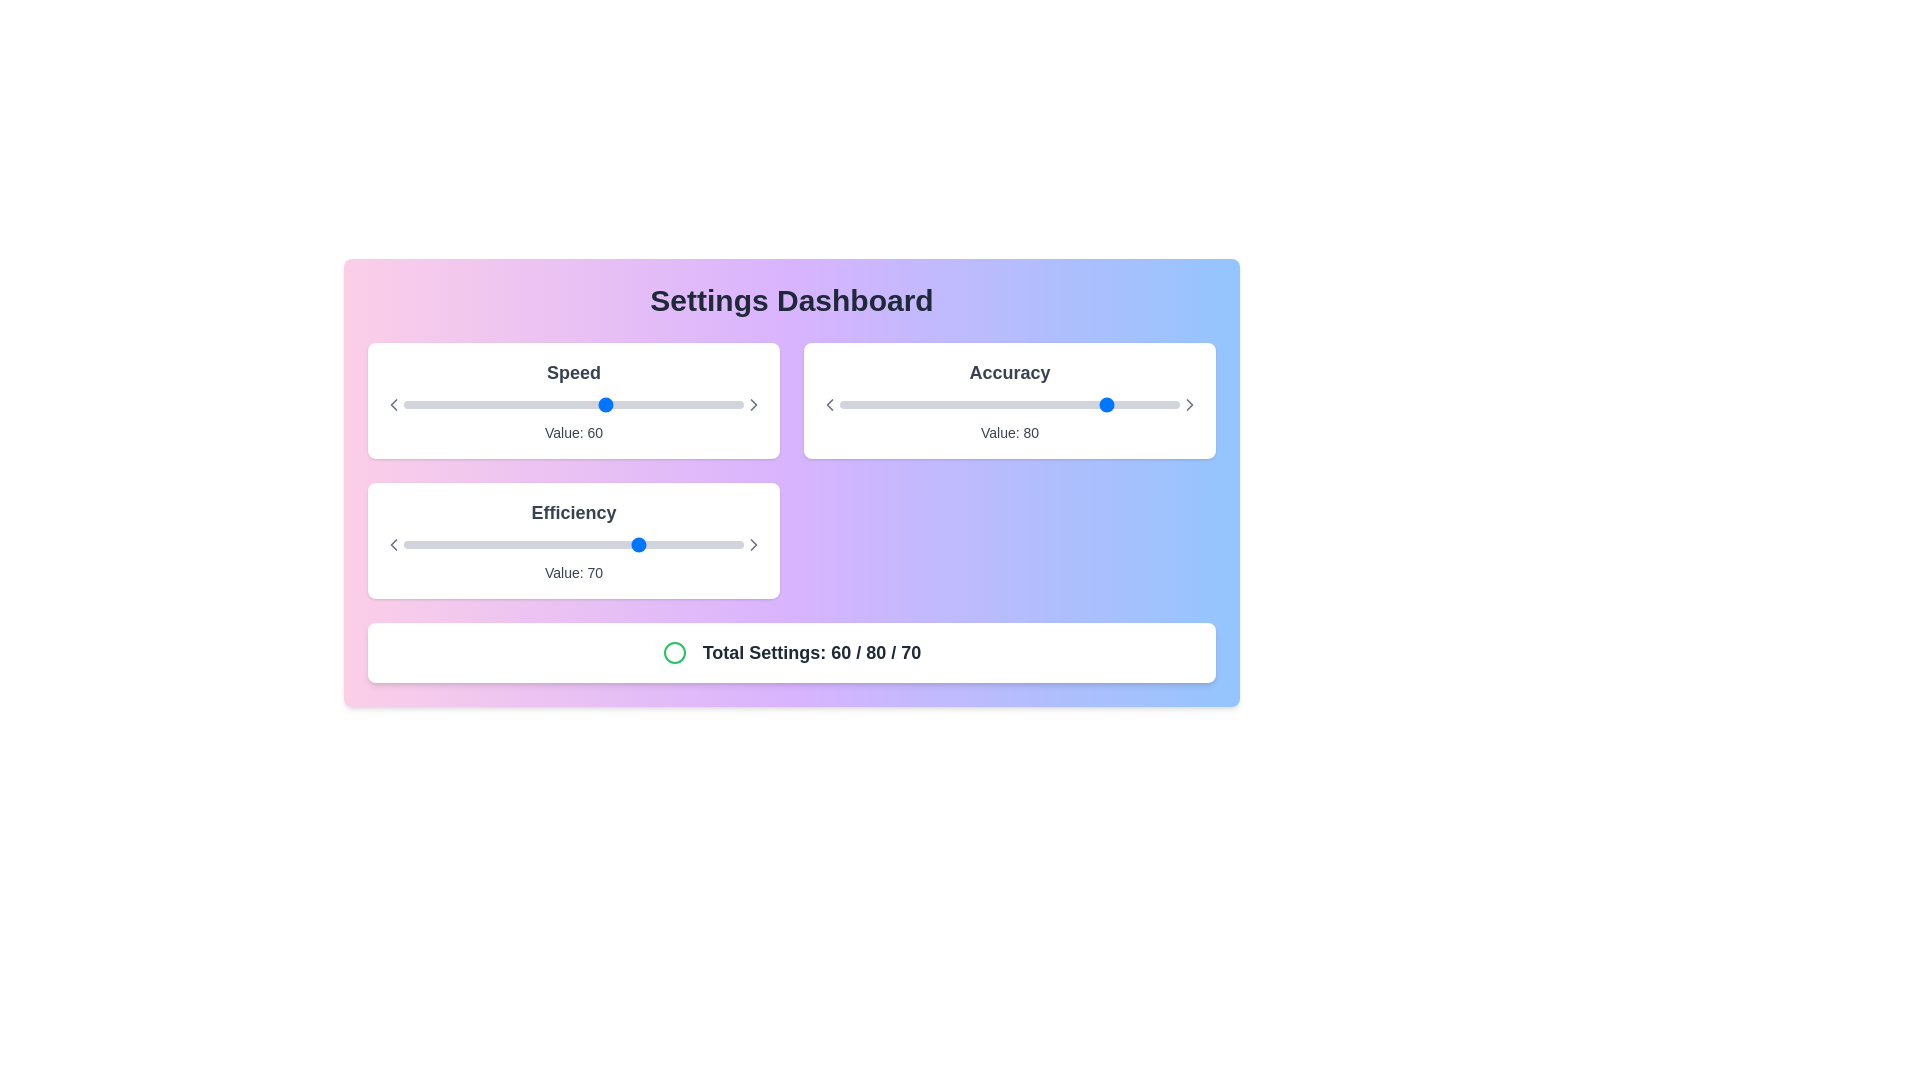 The width and height of the screenshot is (1920, 1080). Describe the element at coordinates (811, 652) in the screenshot. I see `the Static Text Label displaying 'Total Settings: 60 / 80 / 70', which is located at the bottom of the user interface, below the sliders labeled 'Speed,' 'Accuracy,' and 'Efficiency.'` at that location.